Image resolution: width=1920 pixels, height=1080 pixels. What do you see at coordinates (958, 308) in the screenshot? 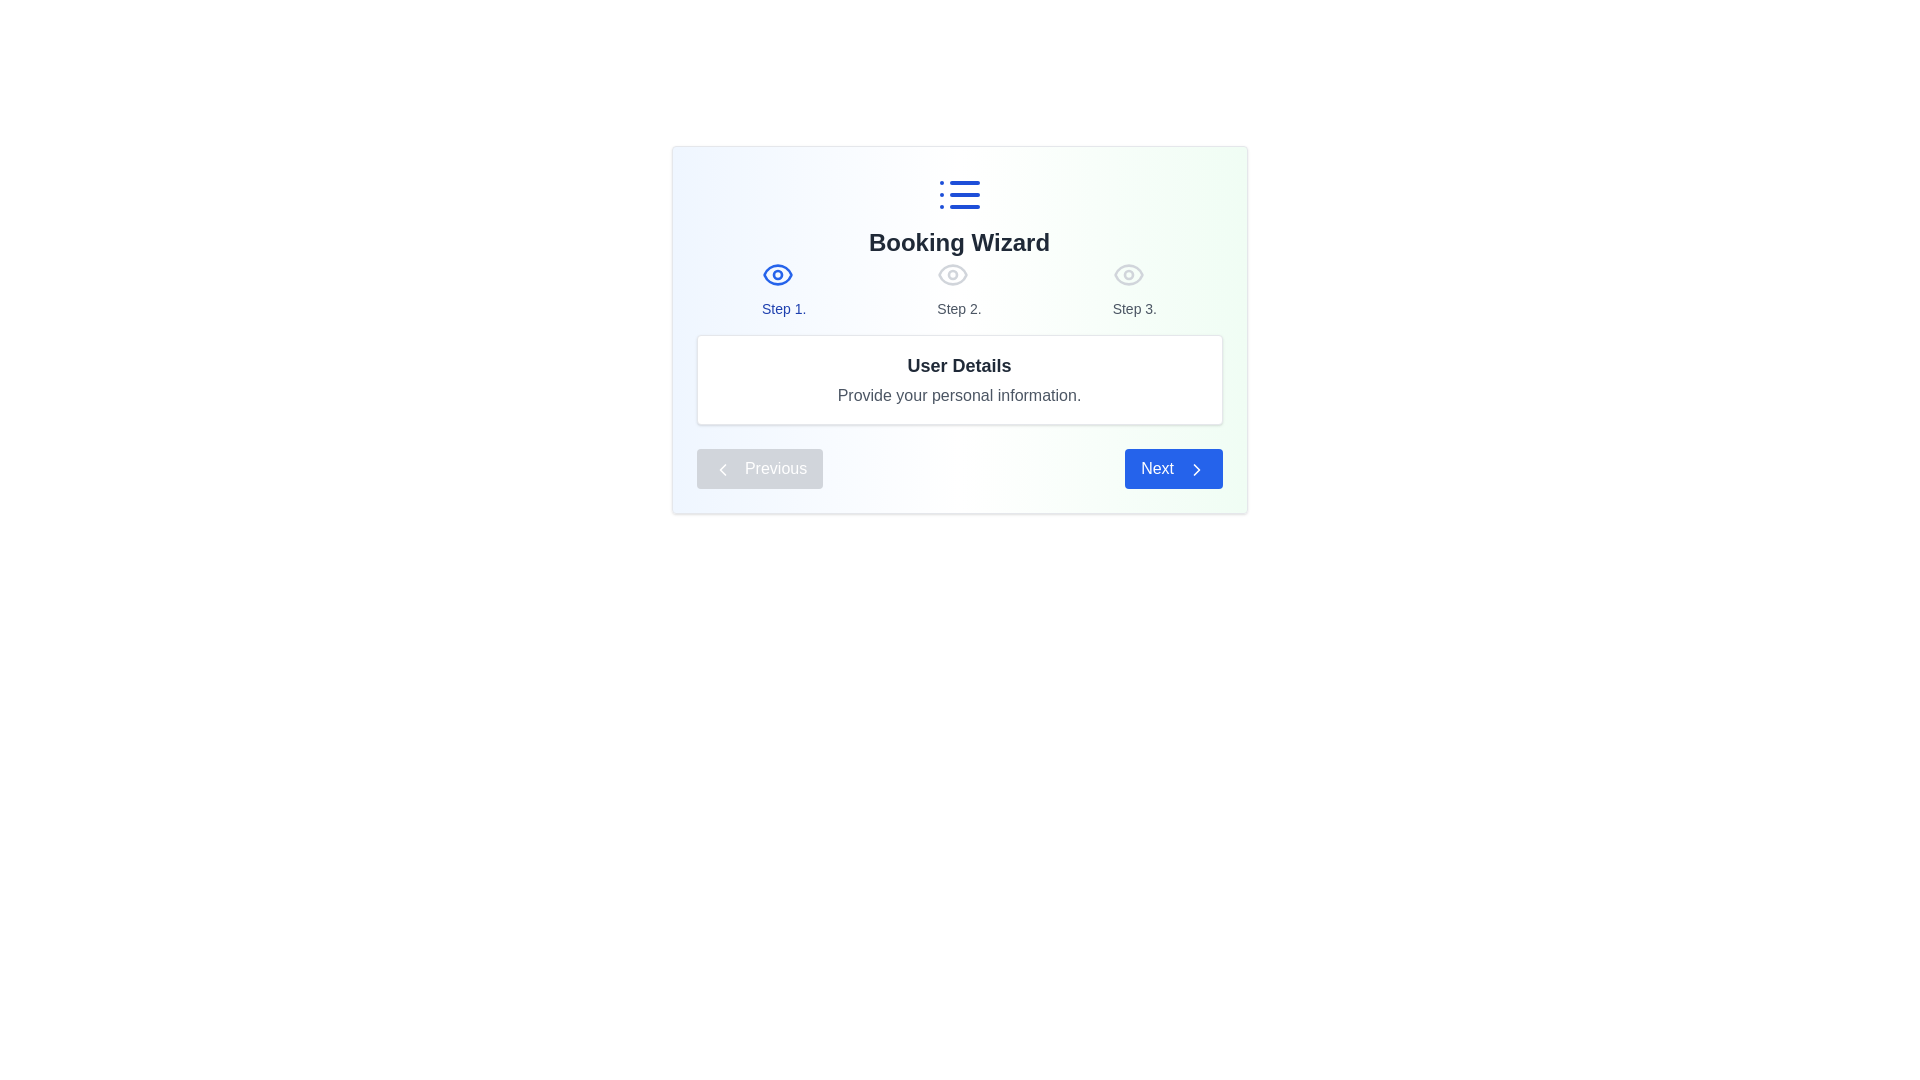
I see `the 'Step 2.' text label, which is styled in gray color and is part of the step indicator for the booking wizard interface` at bounding box center [958, 308].